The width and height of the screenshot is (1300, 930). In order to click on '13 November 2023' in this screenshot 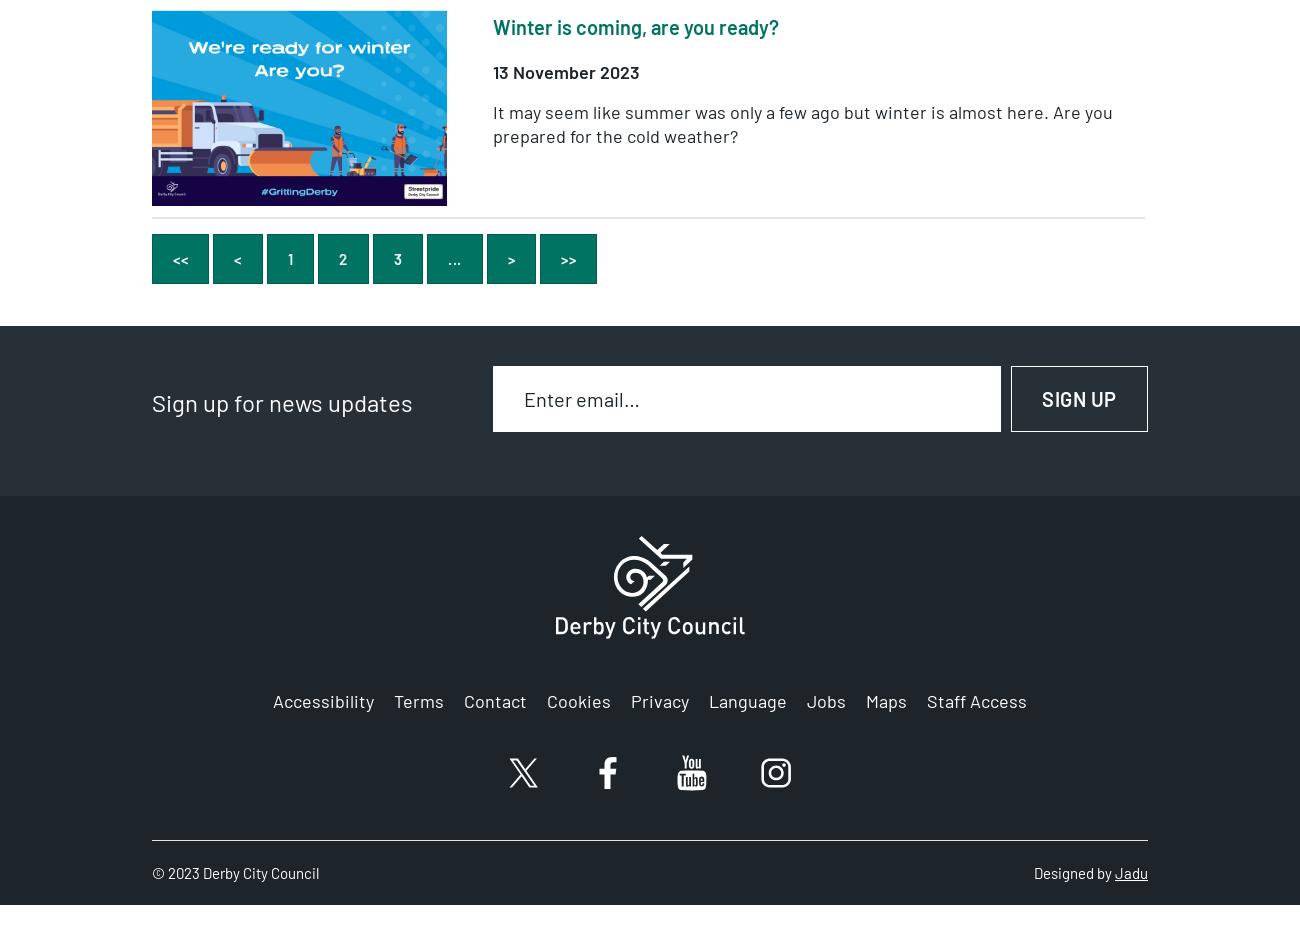, I will do `click(565, 70)`.